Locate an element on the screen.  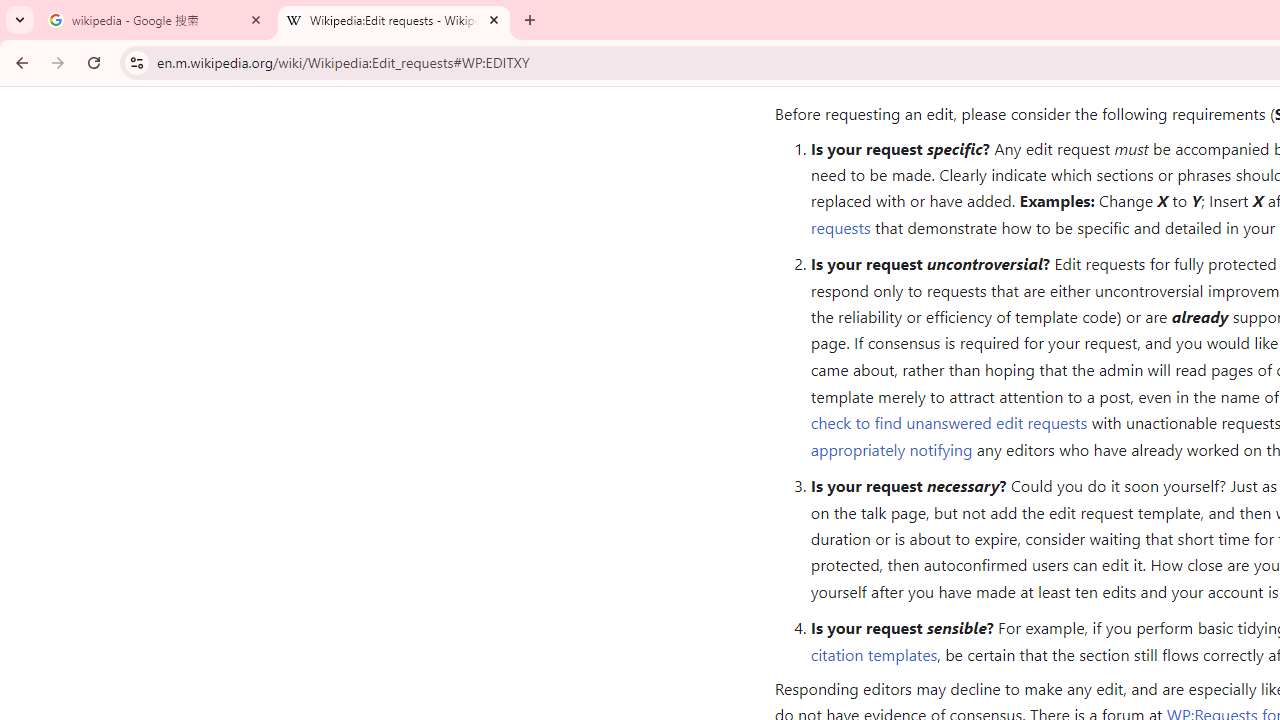
'Back' is located at coordinates (19, 61).